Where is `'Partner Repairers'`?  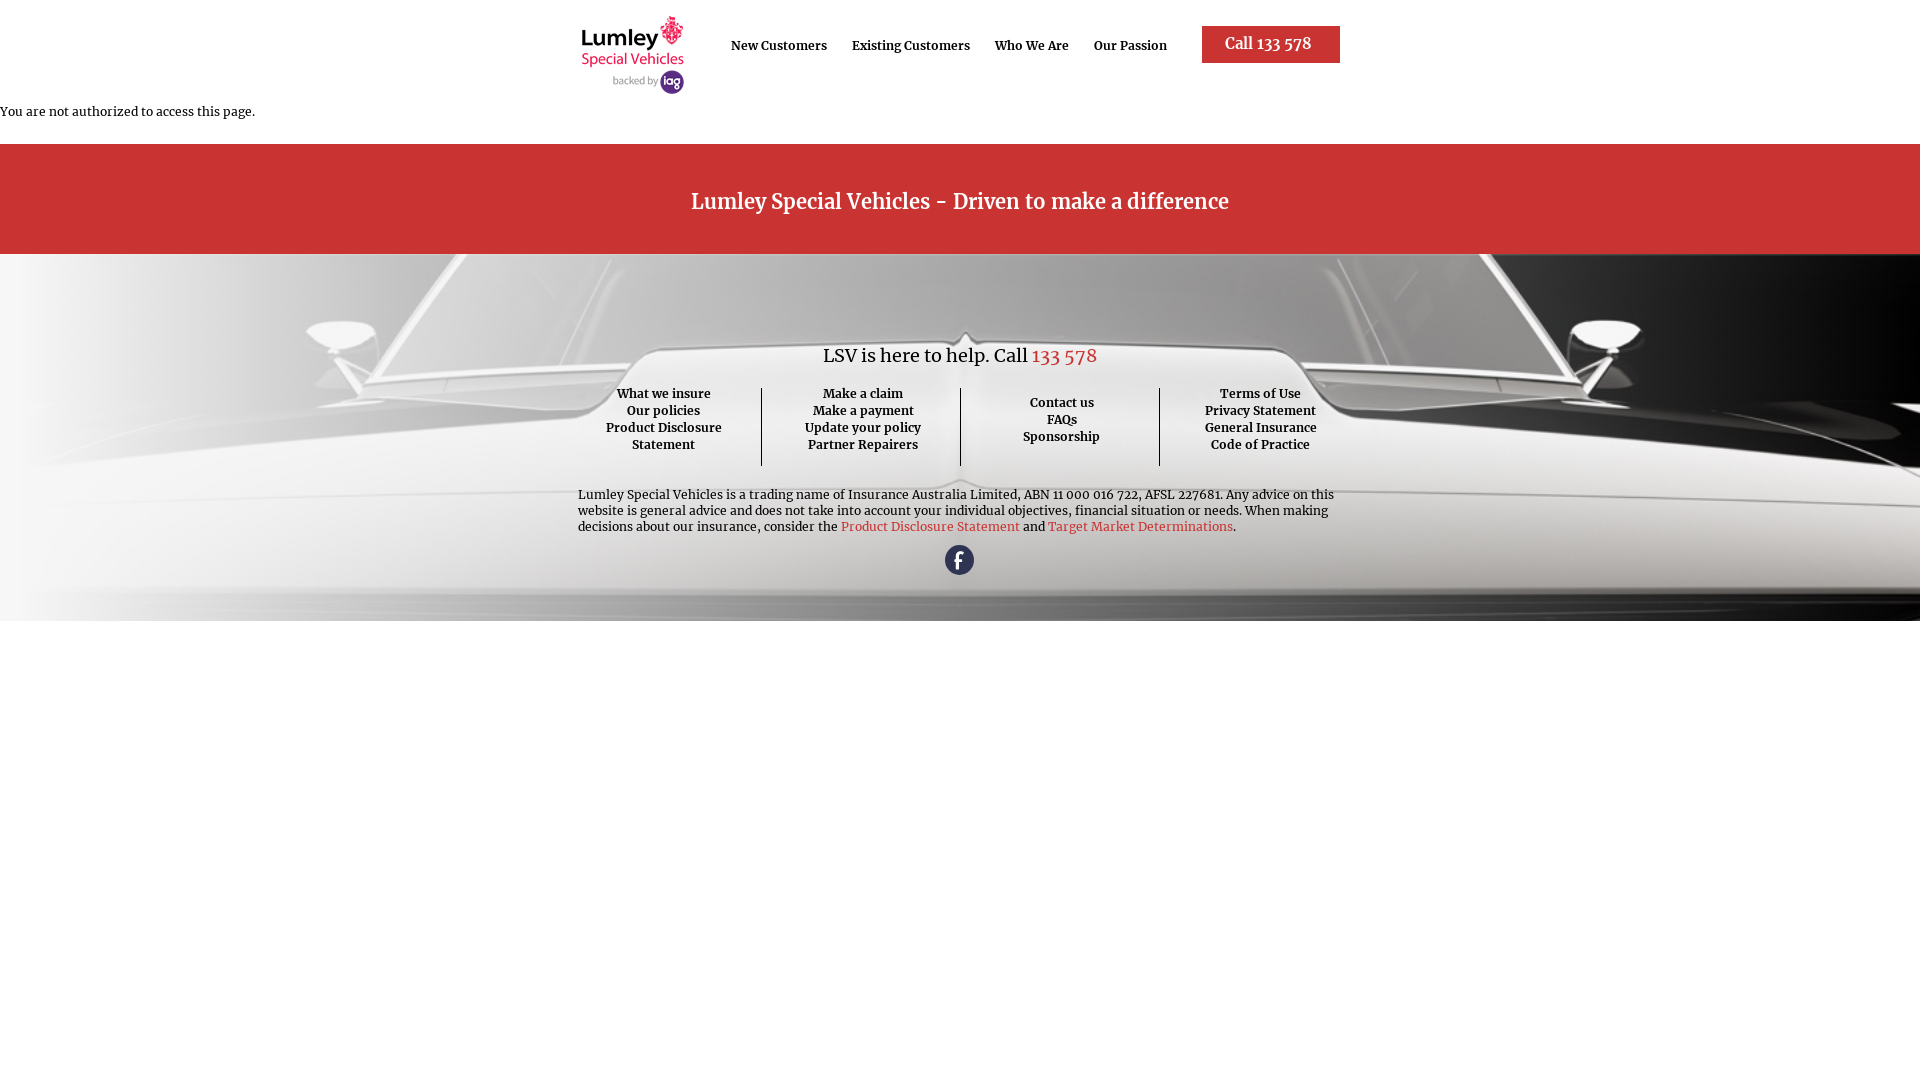
'Partner Repairers' is located at coordinates (805, 443).